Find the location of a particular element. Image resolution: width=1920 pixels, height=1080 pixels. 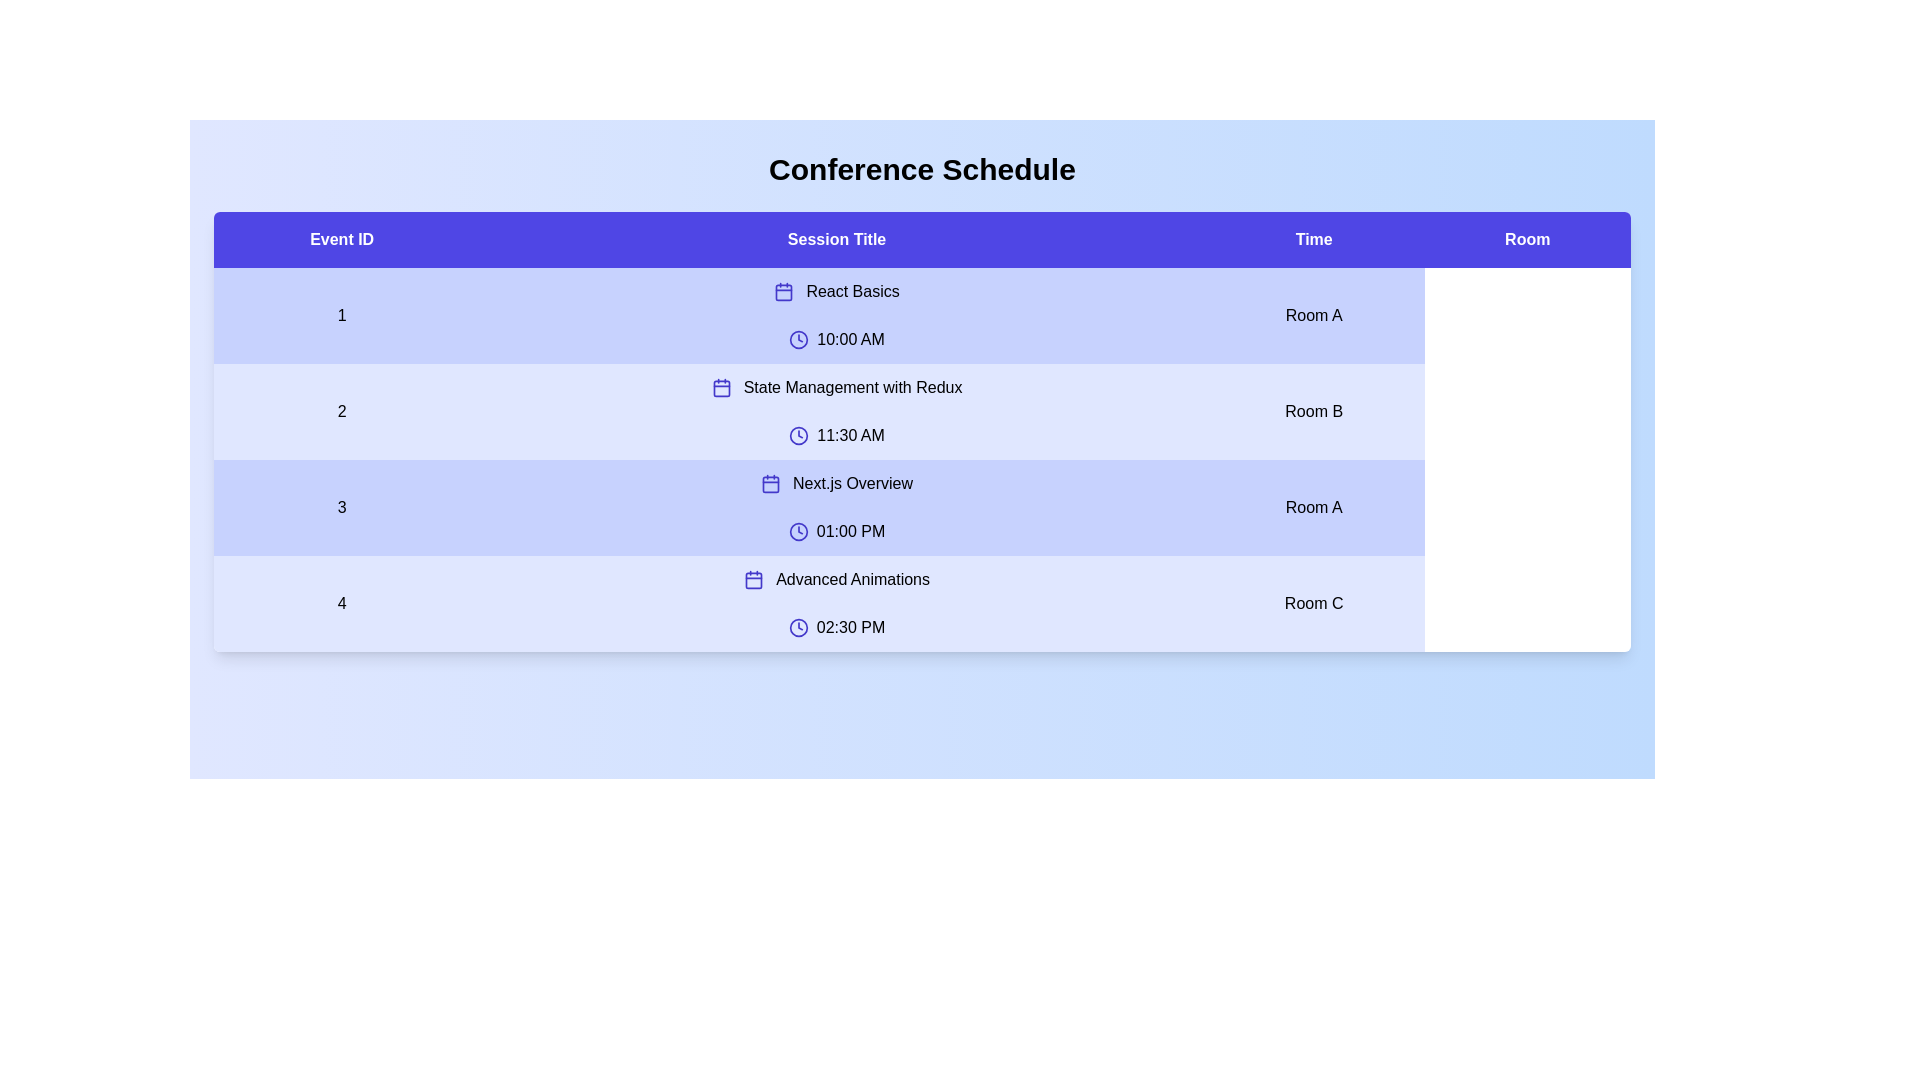

the row corresponding to 1 is located at coordinates (921, 315).